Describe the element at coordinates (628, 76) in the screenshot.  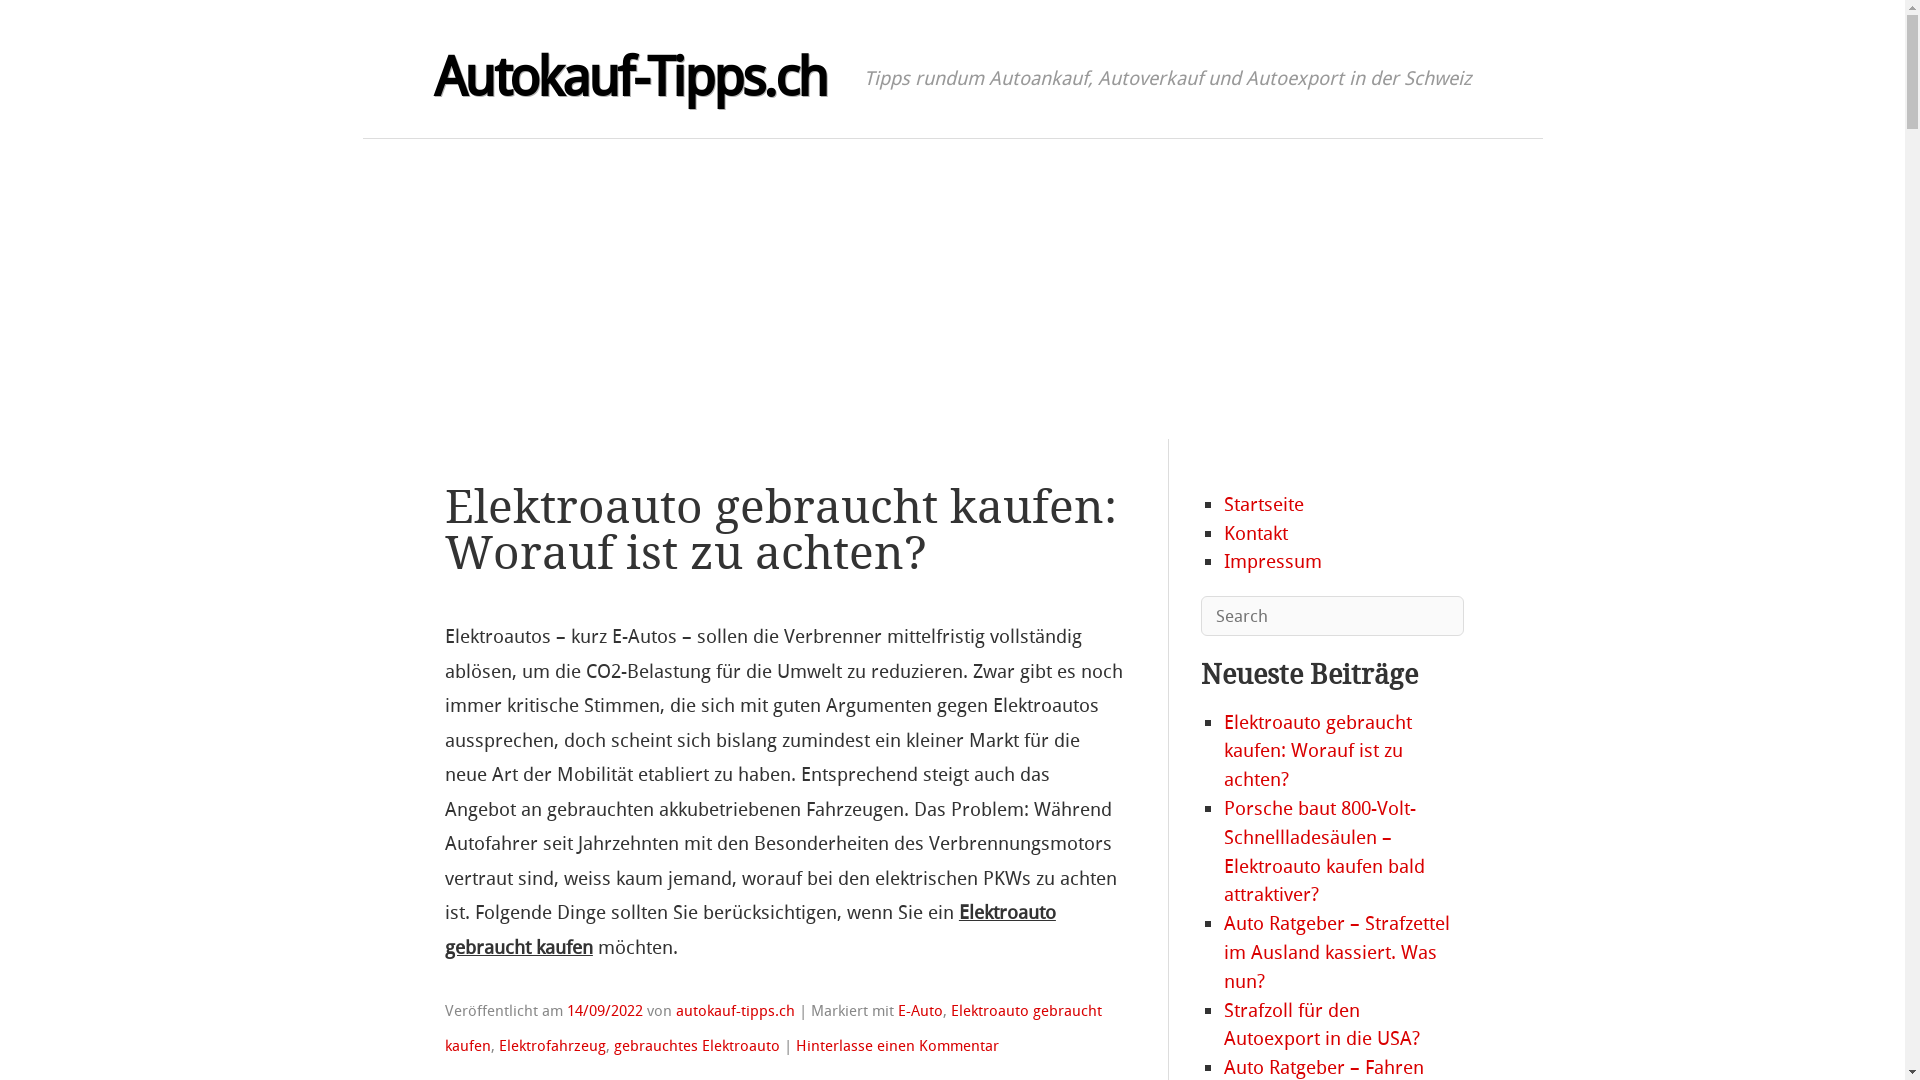
I see `'Autokauf-Tipps.ch'` at that location.